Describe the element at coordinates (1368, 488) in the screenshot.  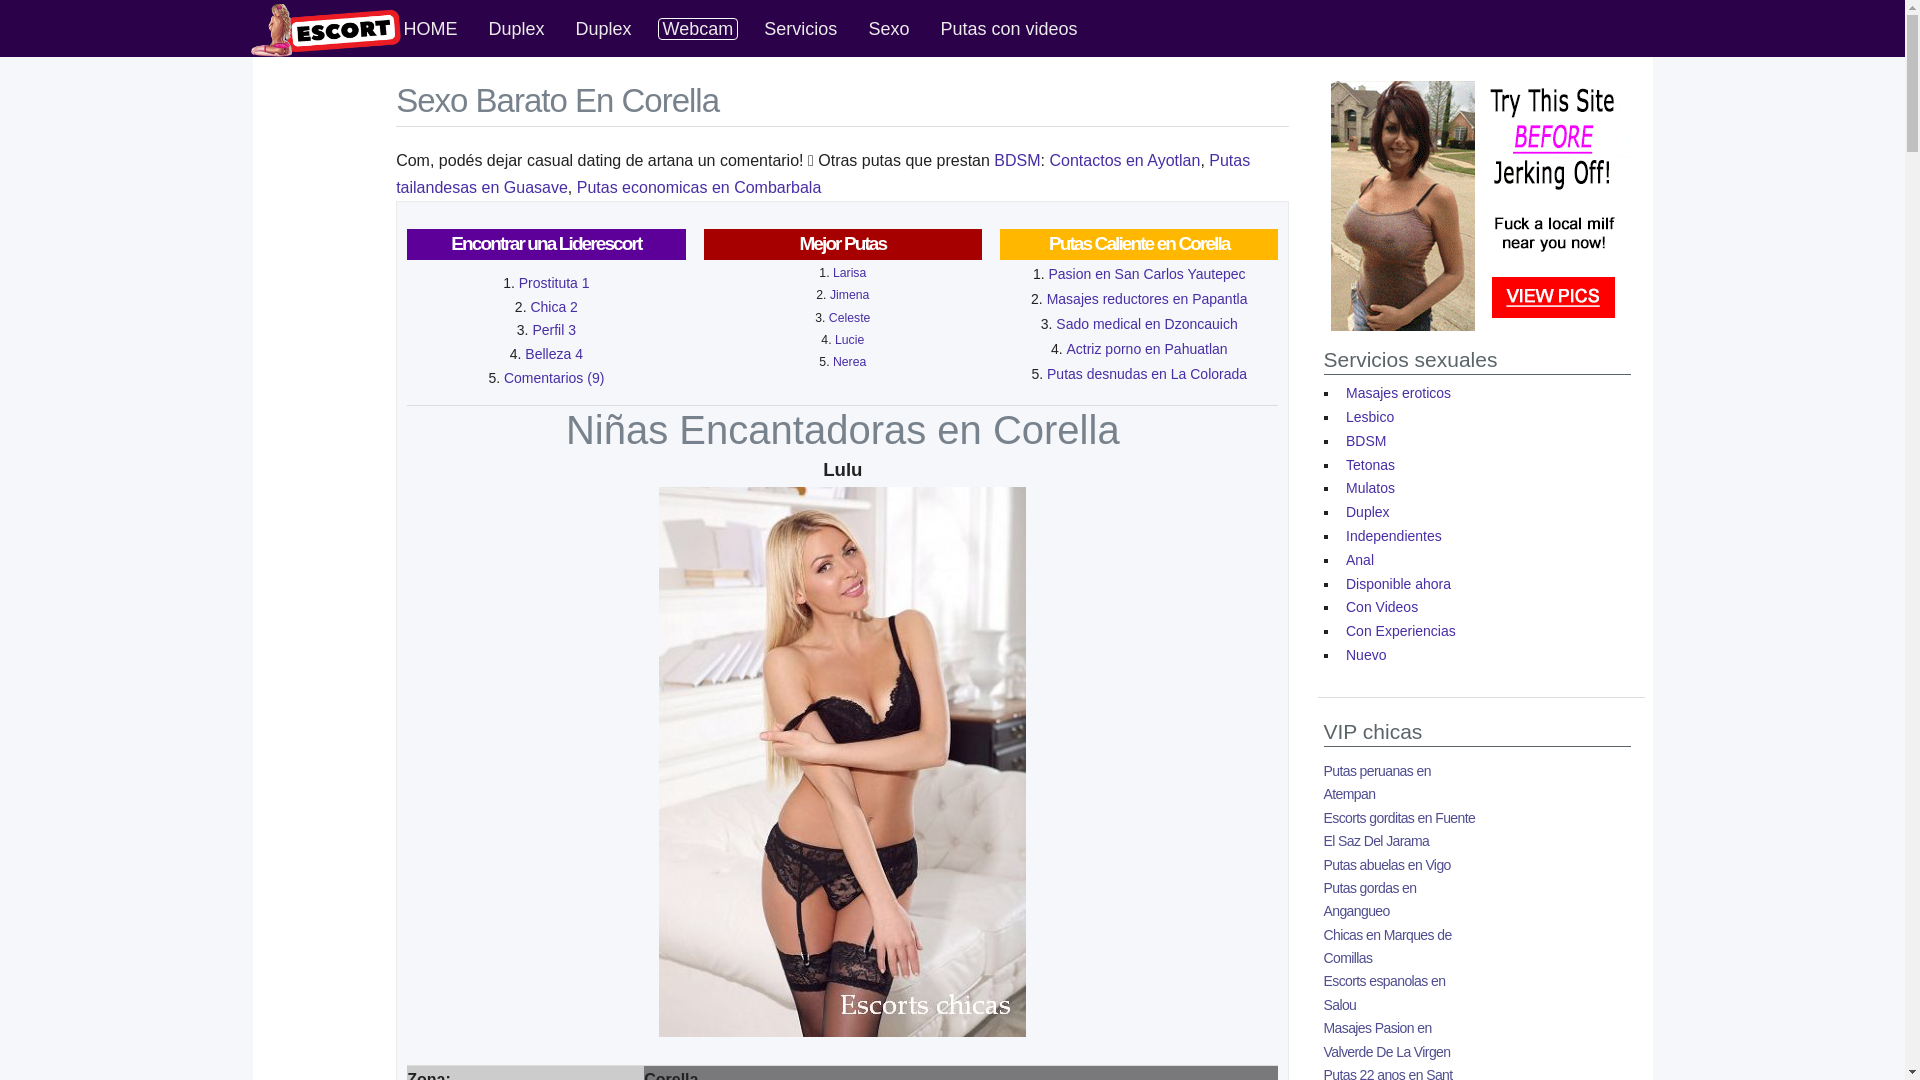
I see `'Mulatos'` at that location.